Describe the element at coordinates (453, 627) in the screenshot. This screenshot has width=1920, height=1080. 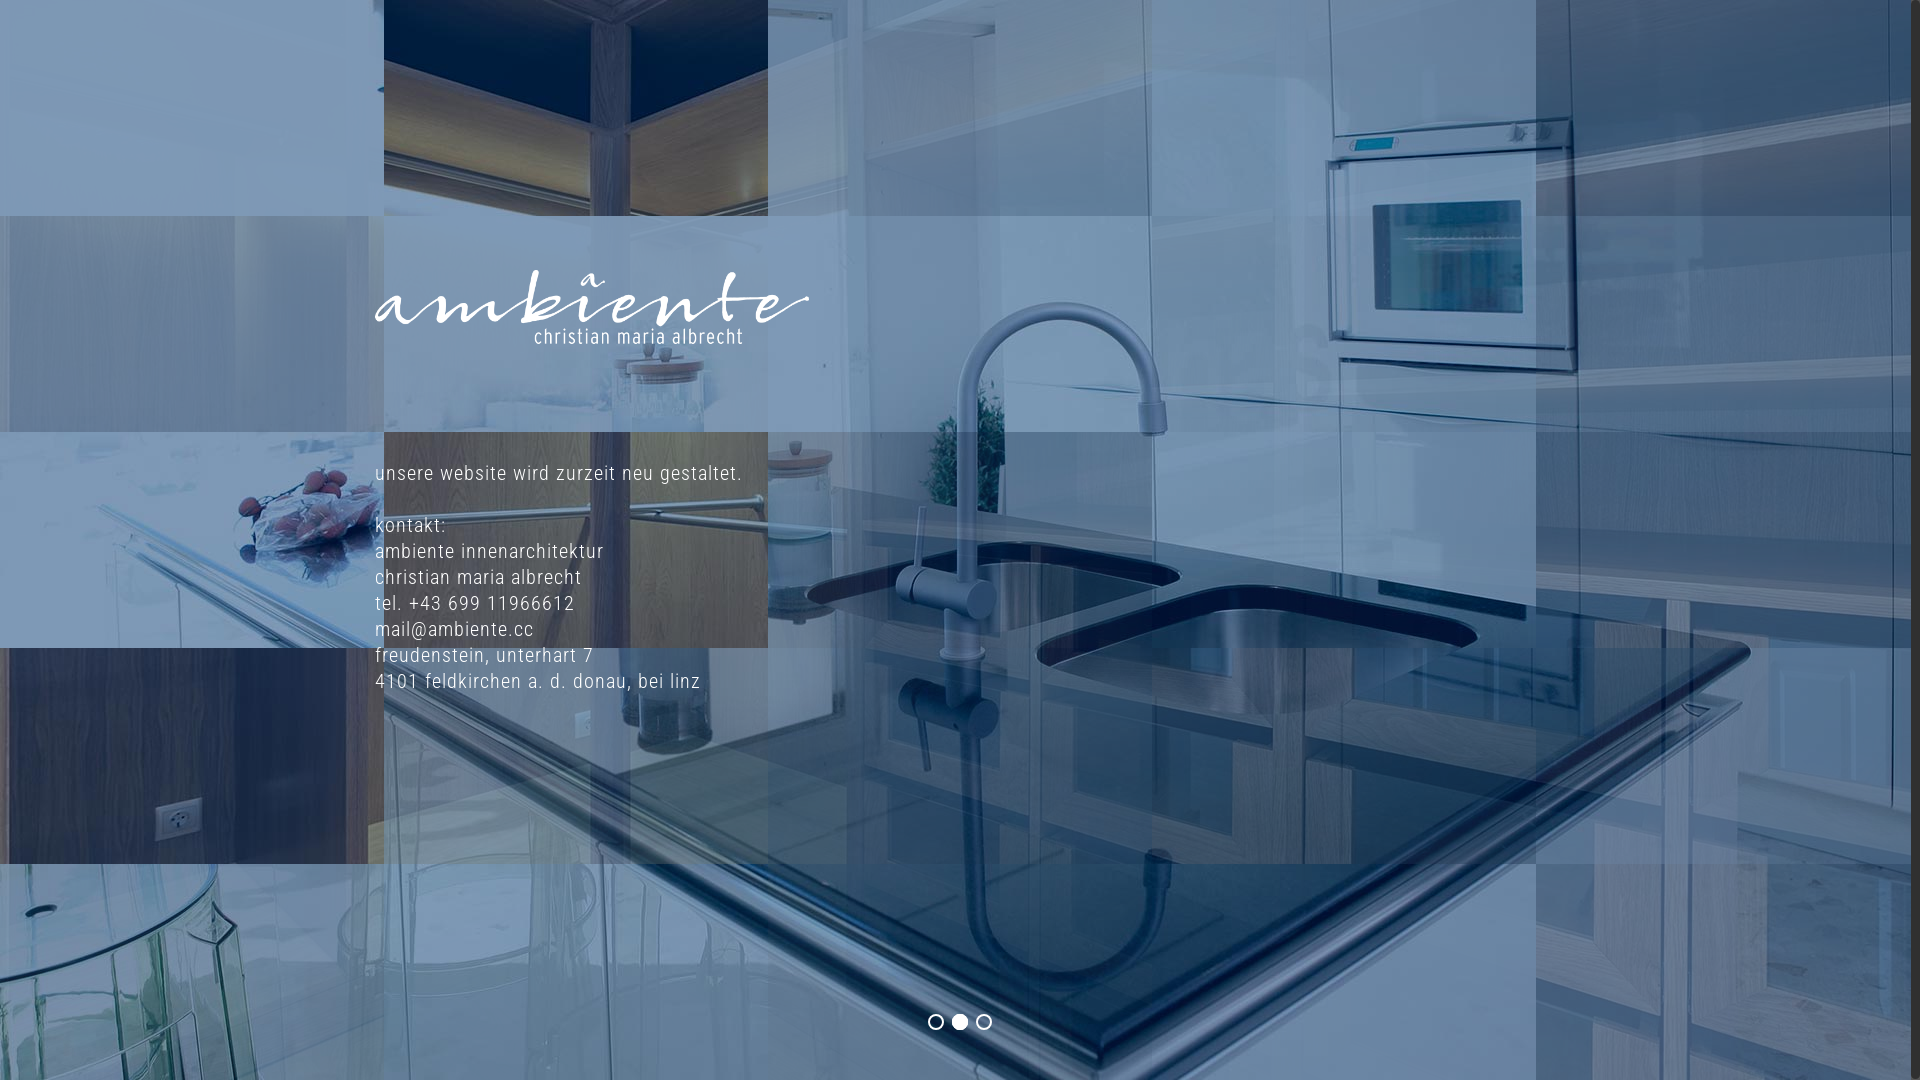
I see `'mail@ambiente.cc'` at that location.